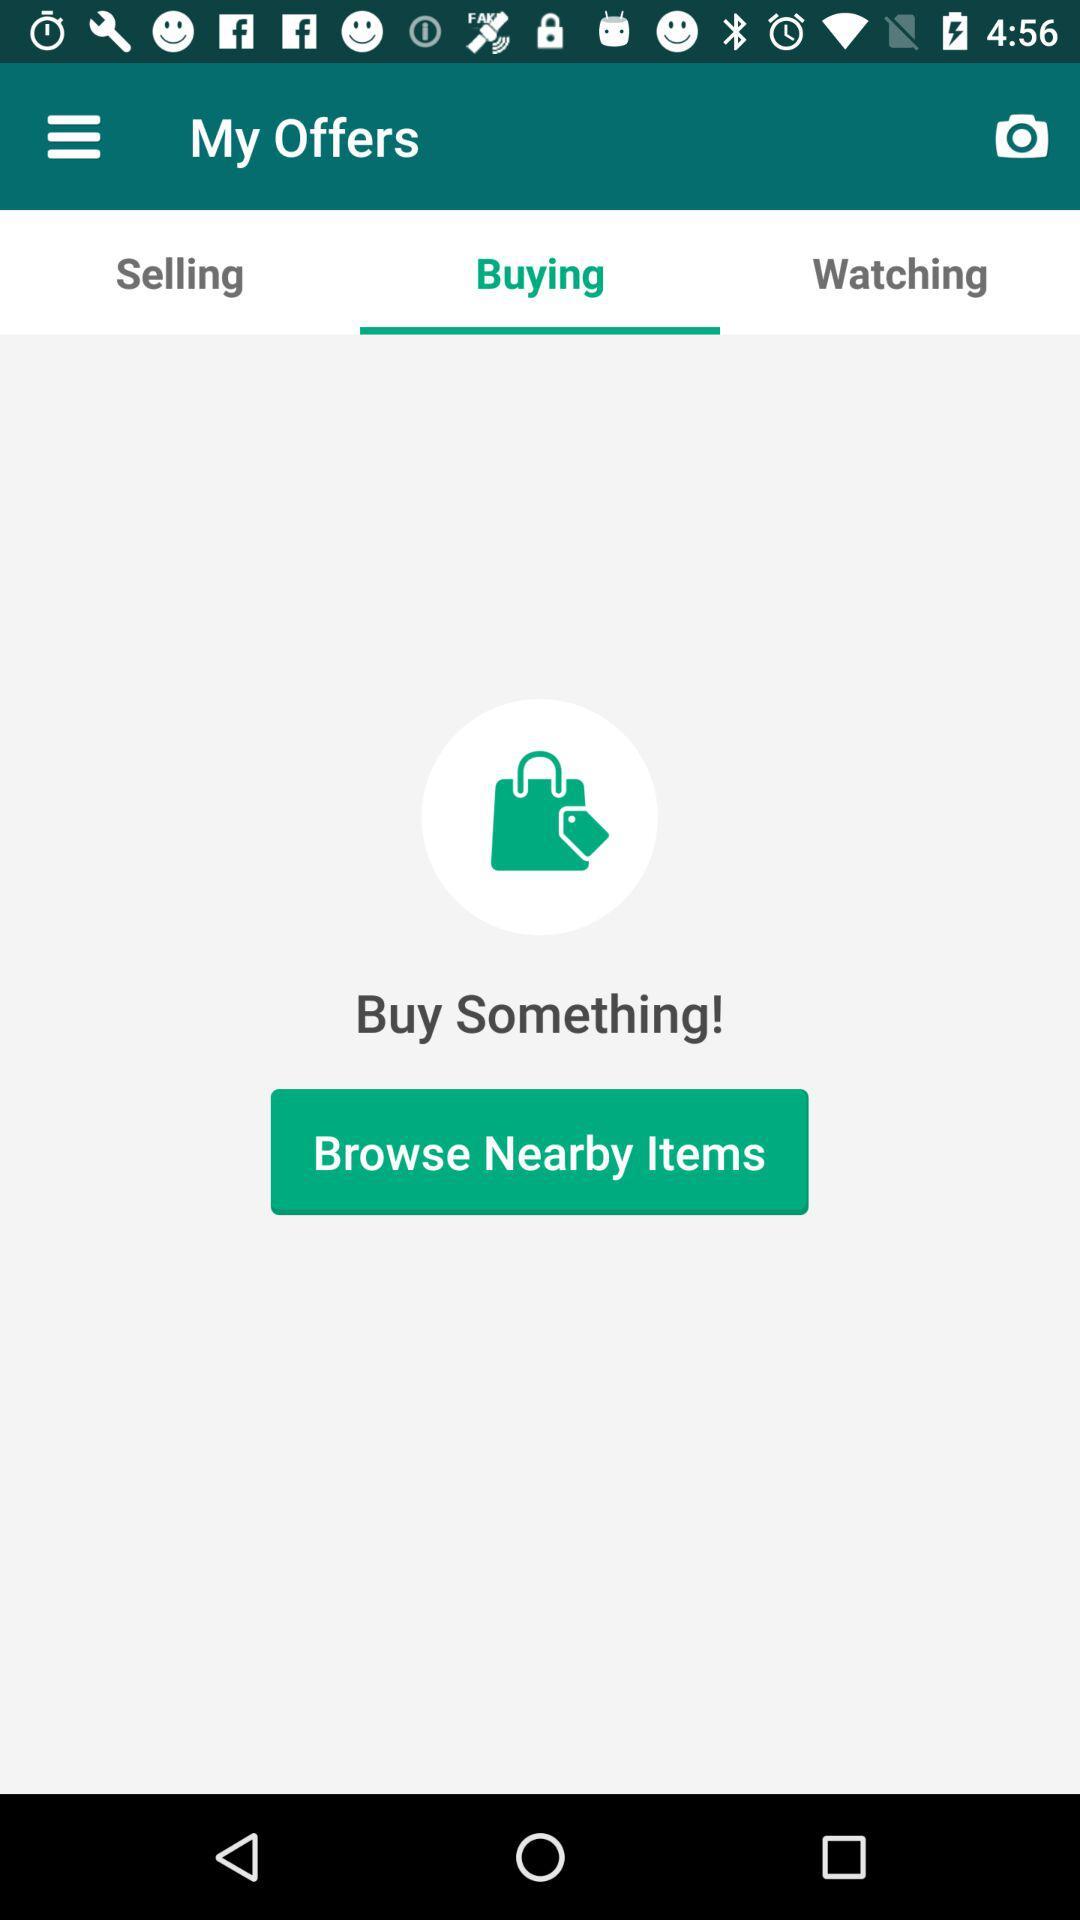 The image size is (1080, 1920). I want to click on the item to the left of the watching app, so click(540, 271).